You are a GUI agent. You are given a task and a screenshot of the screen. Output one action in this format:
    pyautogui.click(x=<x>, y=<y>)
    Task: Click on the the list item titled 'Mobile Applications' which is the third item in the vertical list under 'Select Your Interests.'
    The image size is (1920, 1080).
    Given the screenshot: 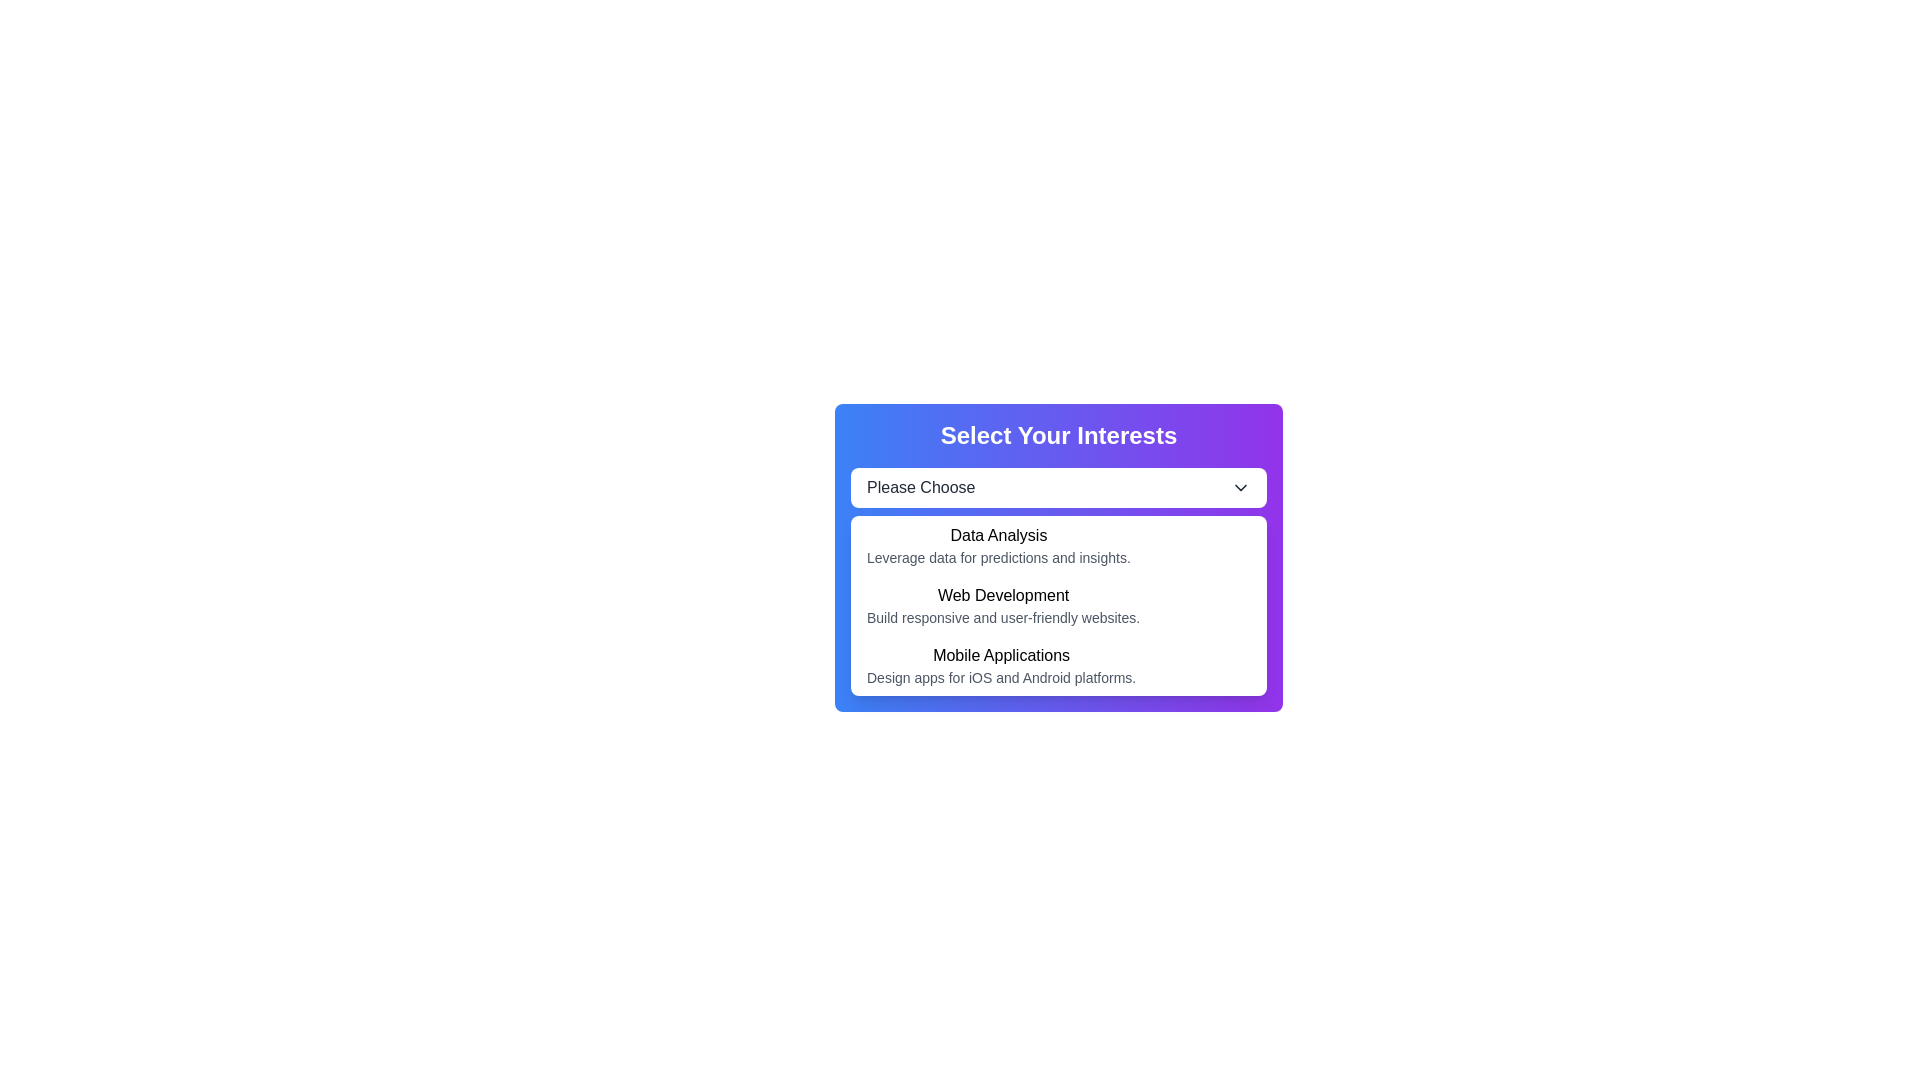 What is the action you would take?
    pyautogui.click(x=1058, y=666)
    